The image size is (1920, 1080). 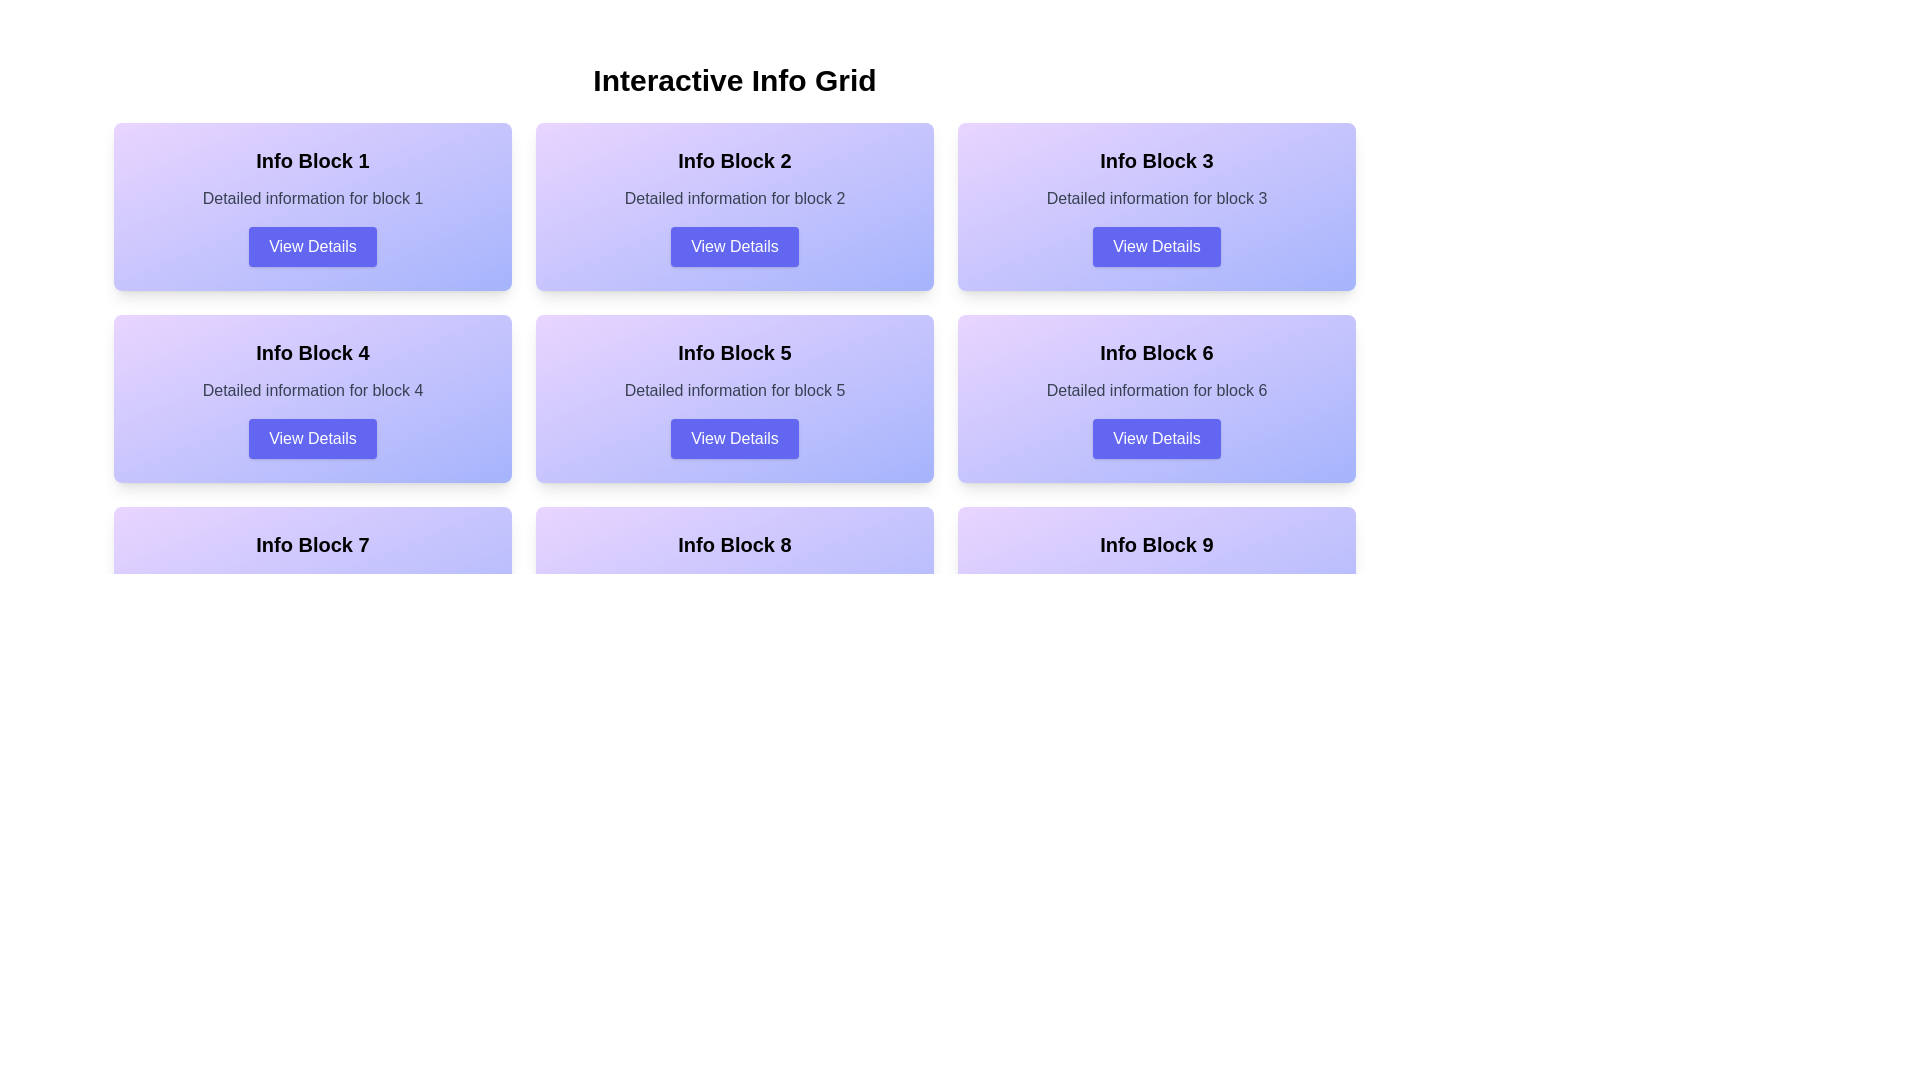 What do you see at coordinates (733, 245) in the screenshot?
I see `the 'View Details' button, which is a rectangular button with rounded corners and white text, located in the lower portion of 'Info Block 2' in the 'Interactive Info Grid'` at bounding box center [733, 245].